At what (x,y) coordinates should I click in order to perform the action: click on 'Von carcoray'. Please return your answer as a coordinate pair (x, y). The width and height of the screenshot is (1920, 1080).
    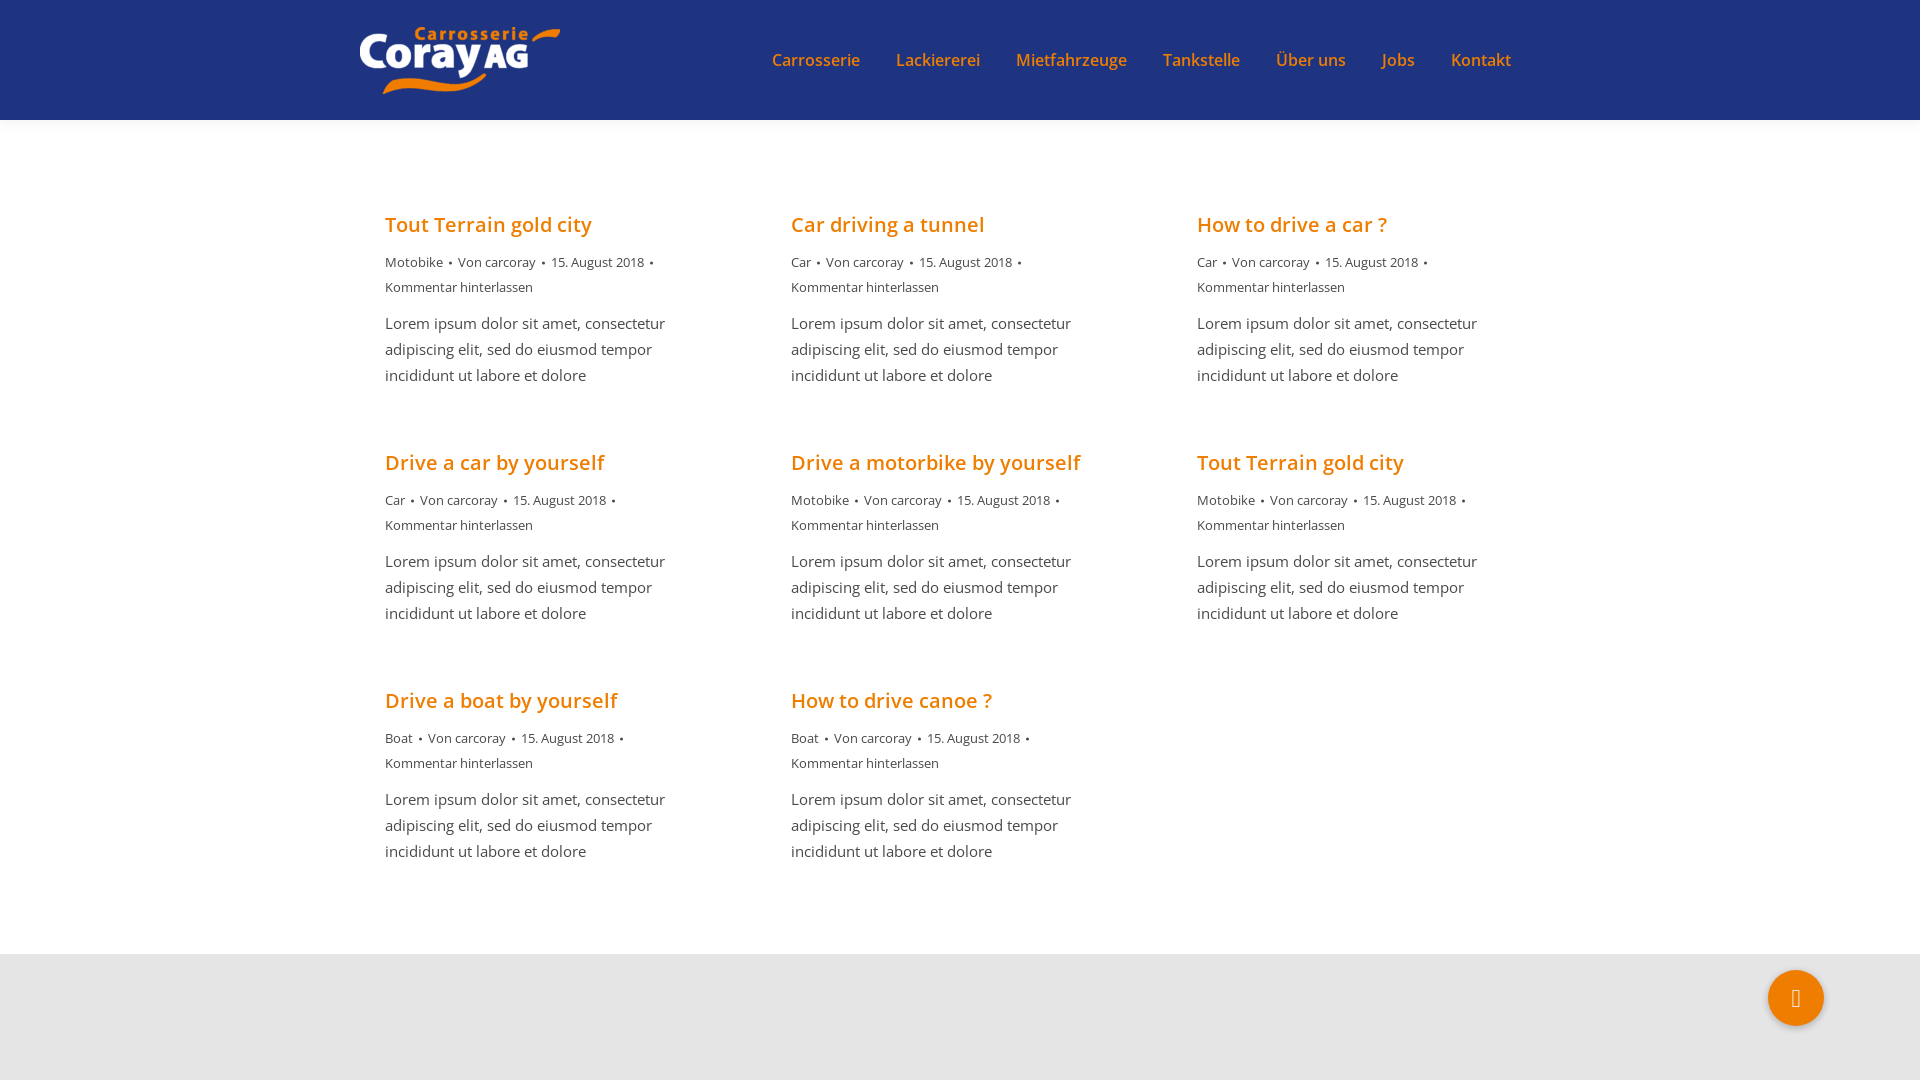
    Looking at the image, I should click on (501, 261).